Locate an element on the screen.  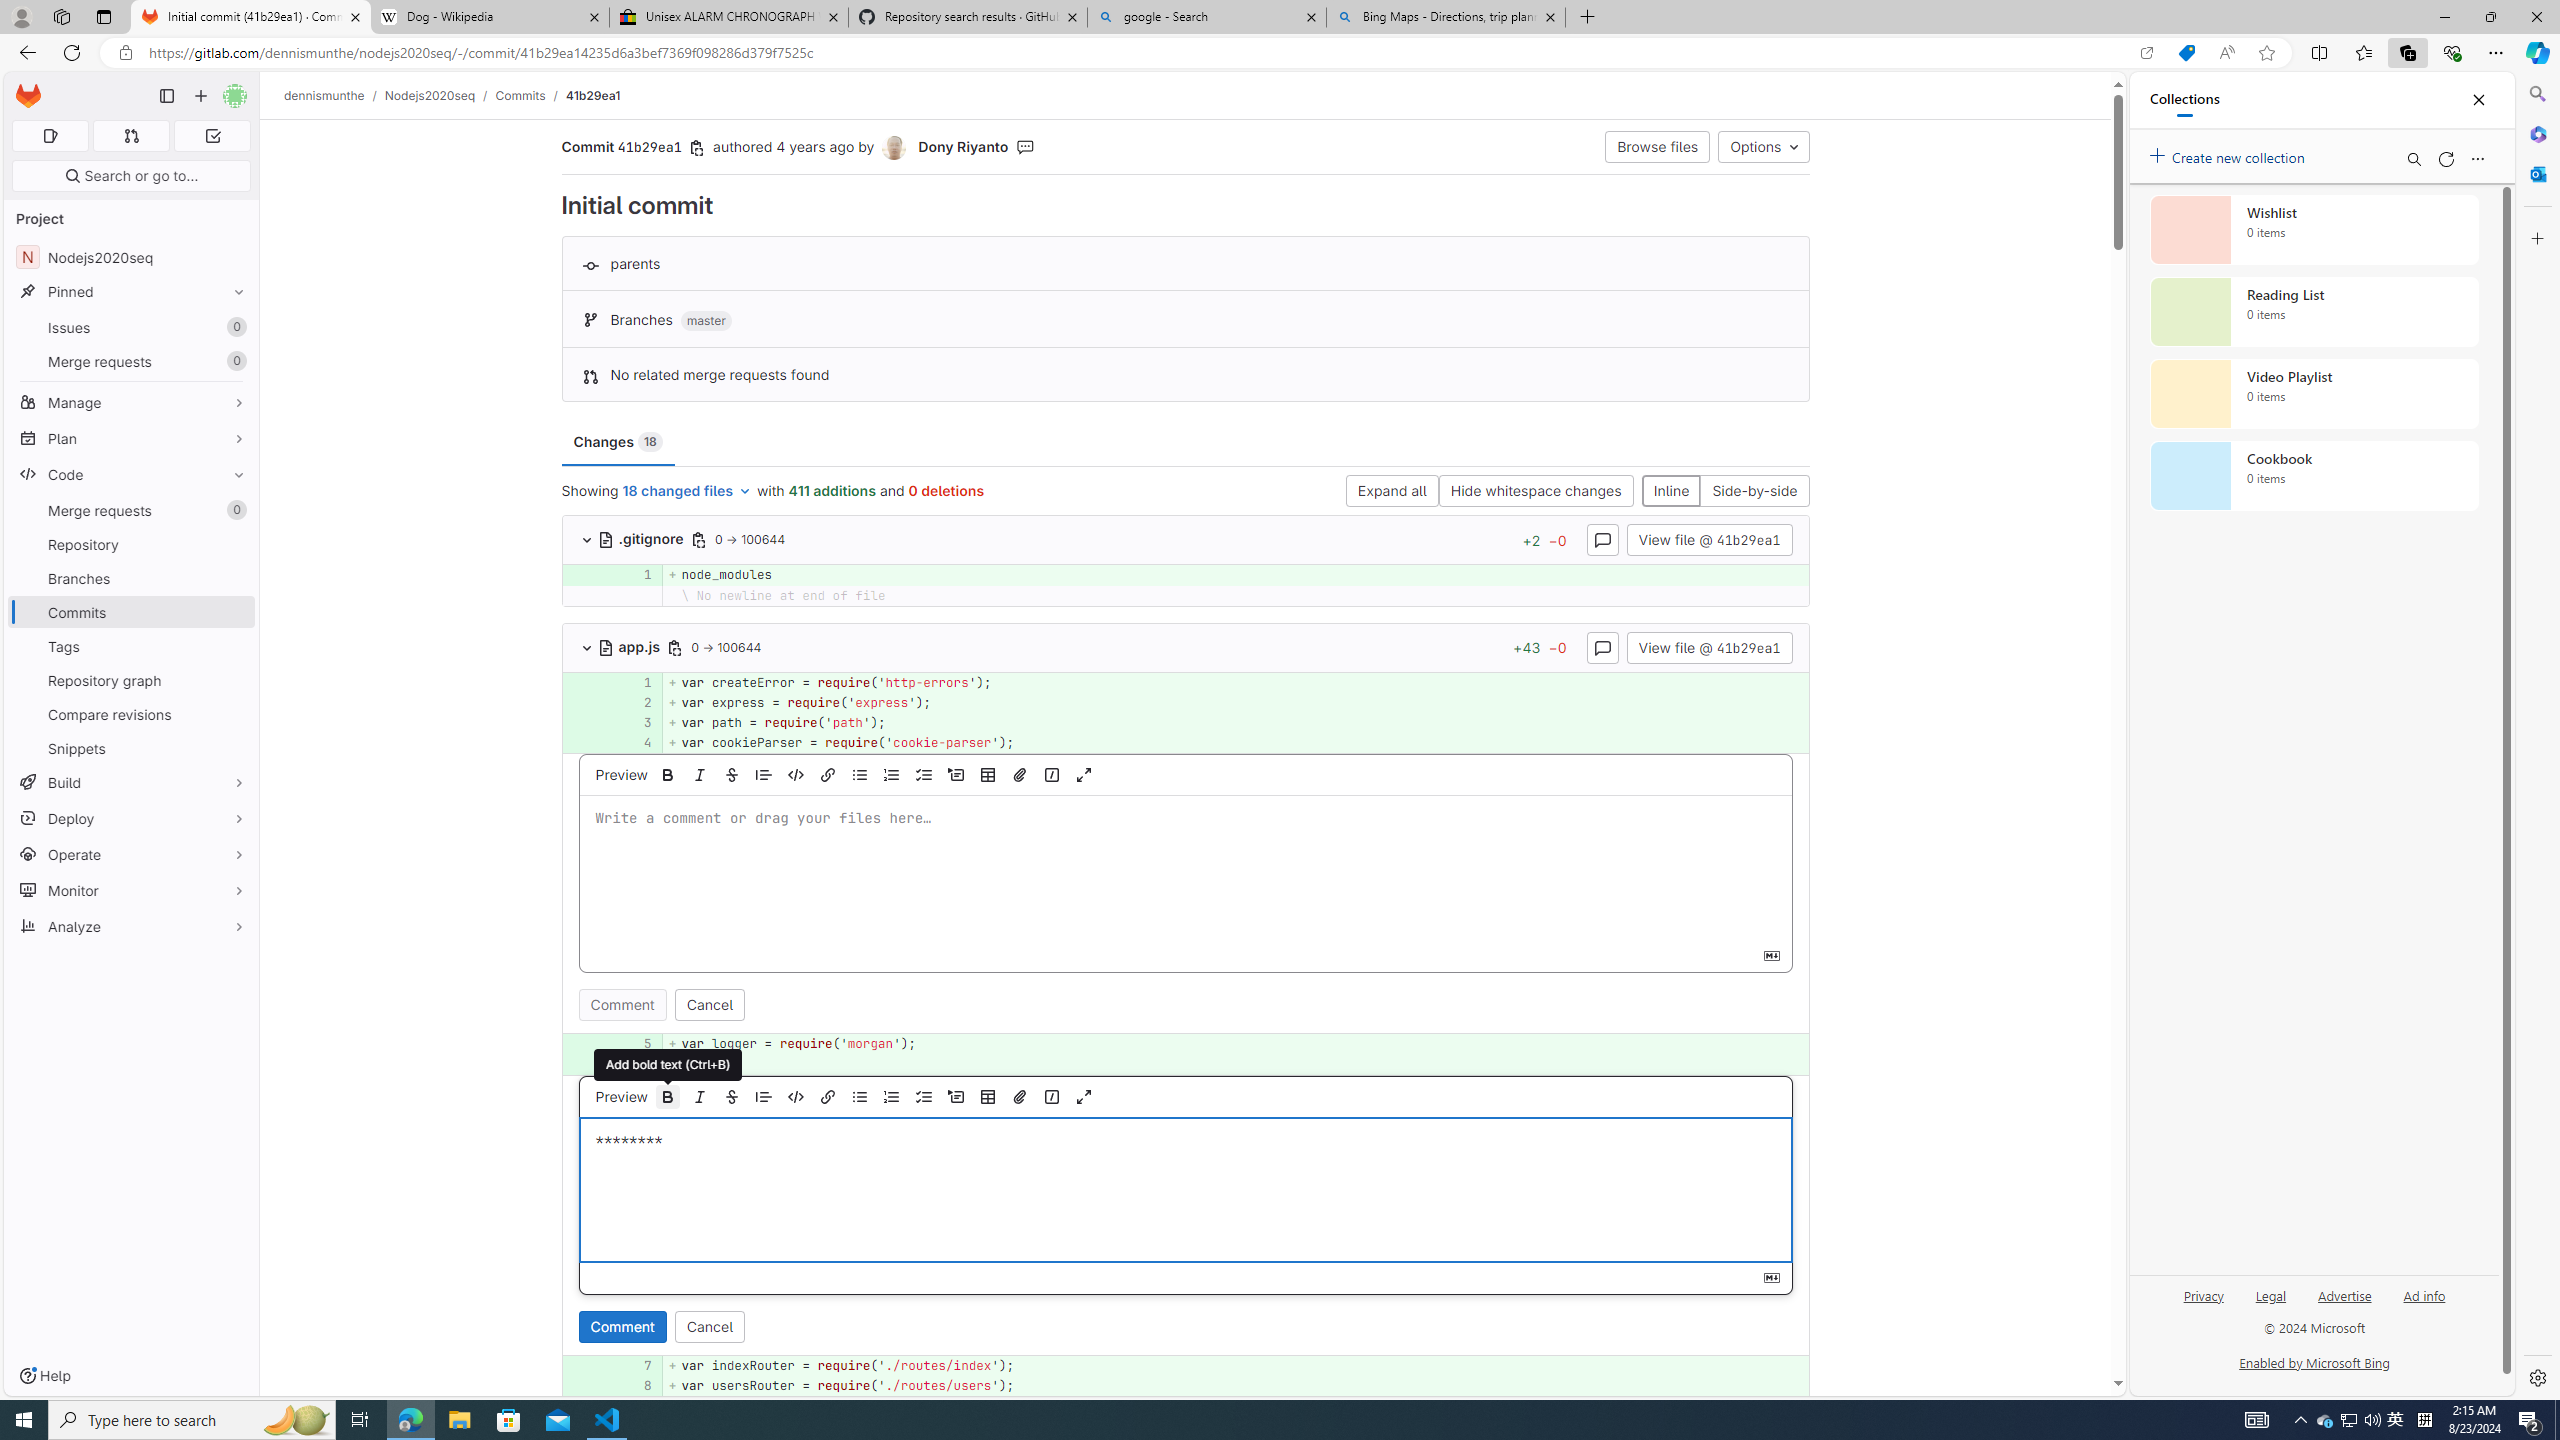
'Shopping in Microsoft Edge' is located at coordinates (2185, 53).